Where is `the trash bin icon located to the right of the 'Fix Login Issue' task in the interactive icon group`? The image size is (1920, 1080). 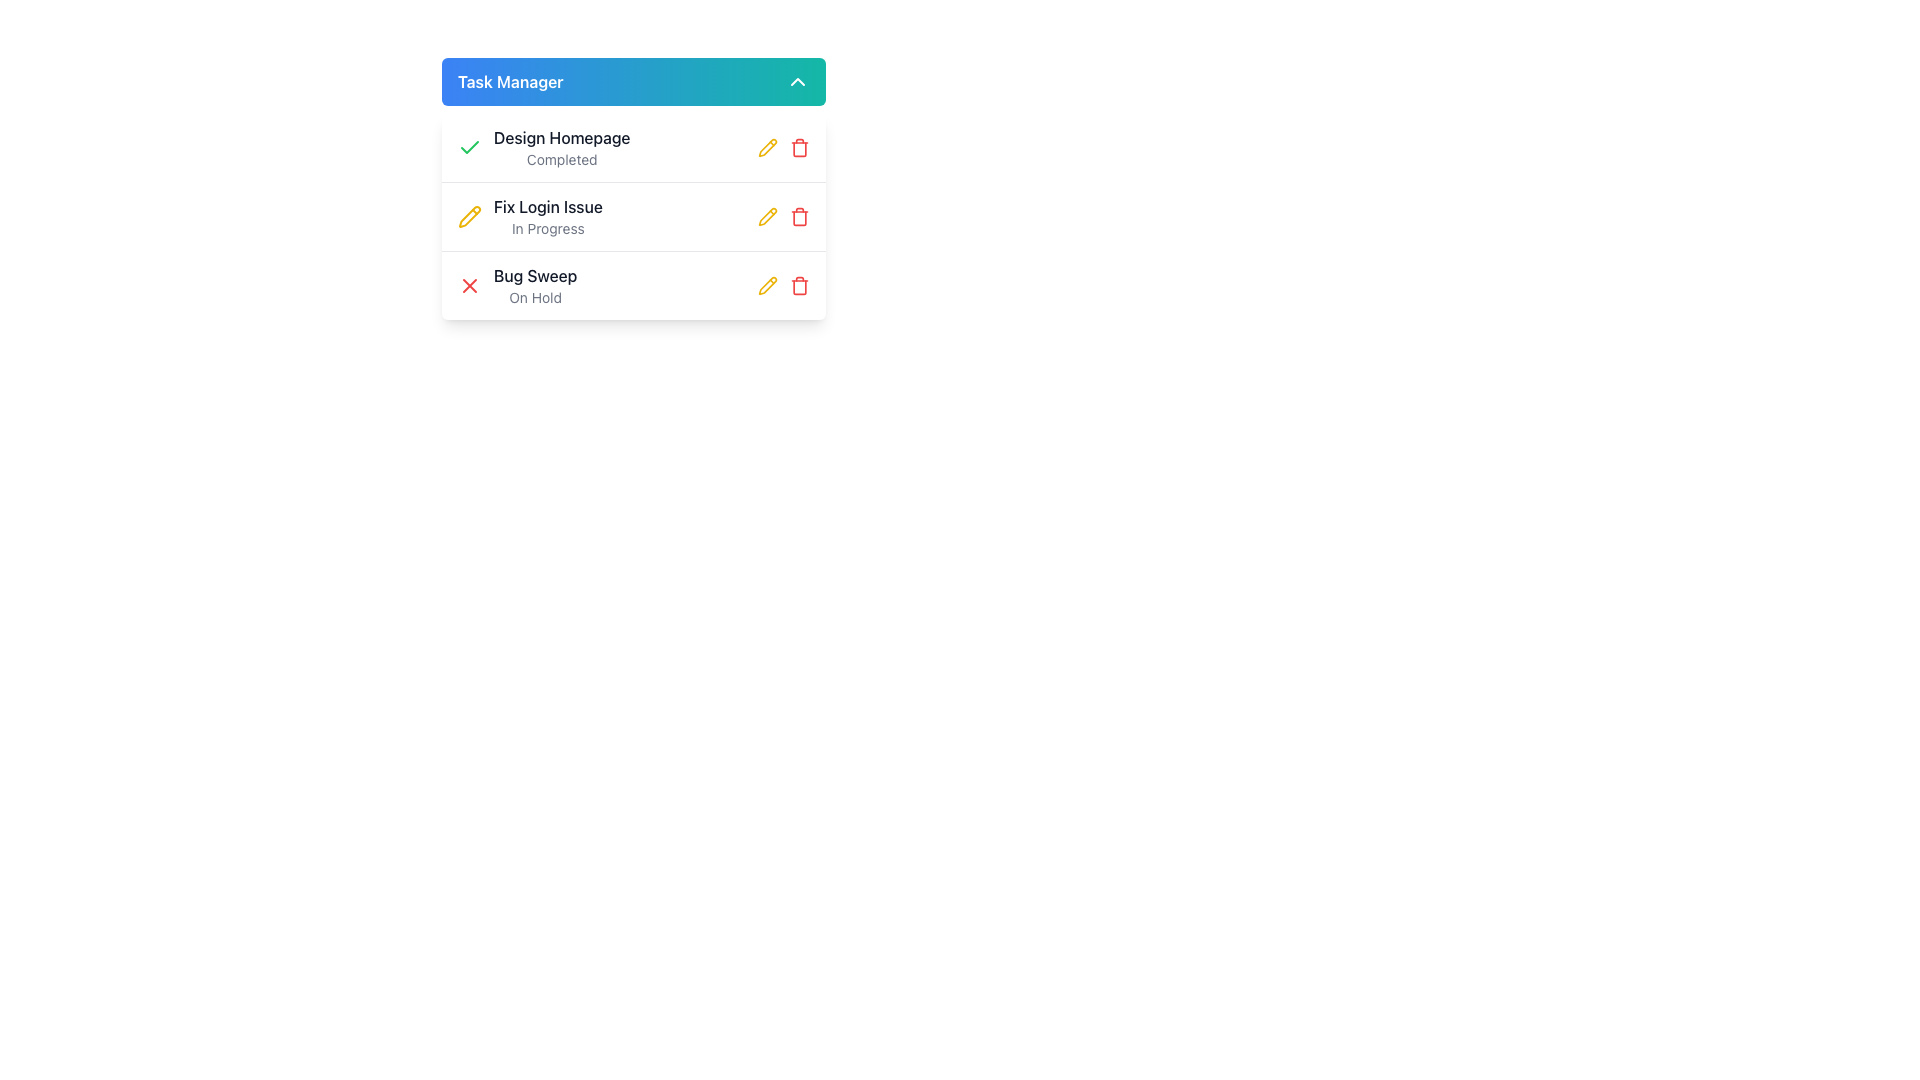
the trash bin icon located to the right of the 'Fix Login Issue' task in the interactive icon group is located at coordinates (782, 216).